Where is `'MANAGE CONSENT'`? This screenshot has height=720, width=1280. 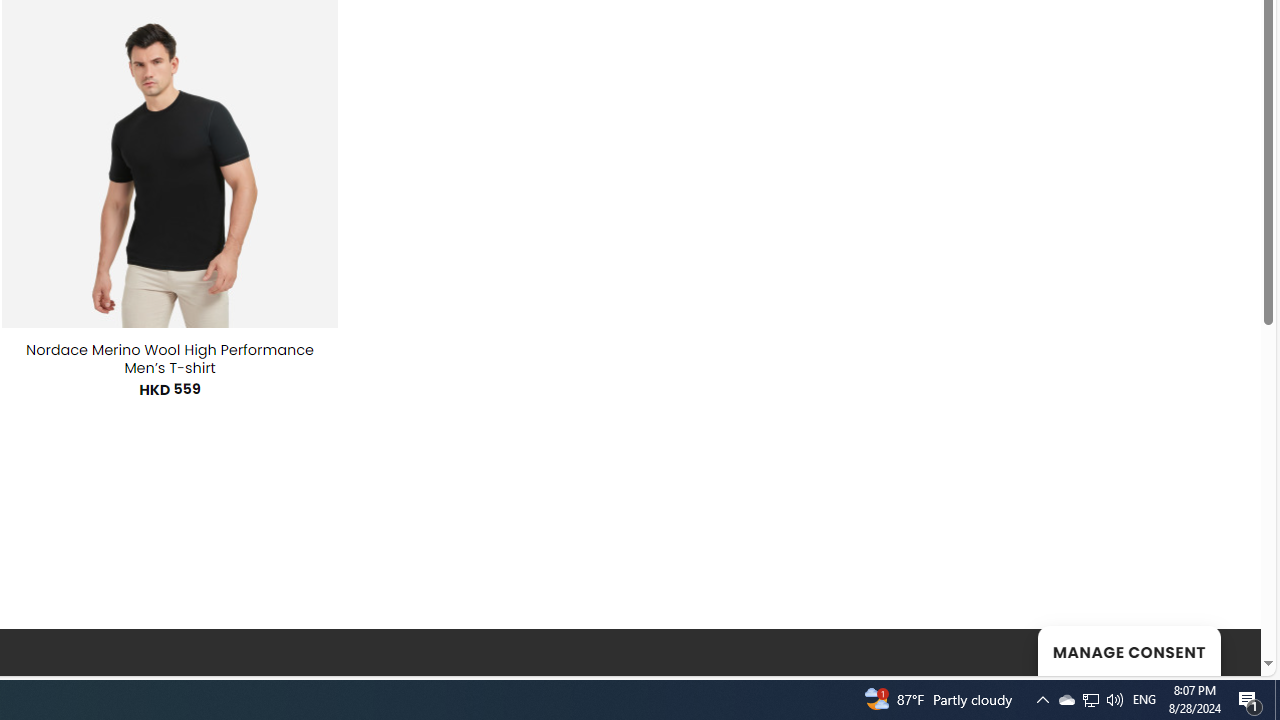
'MANAGE CONSENT' is located at coordinates (1128, 650).